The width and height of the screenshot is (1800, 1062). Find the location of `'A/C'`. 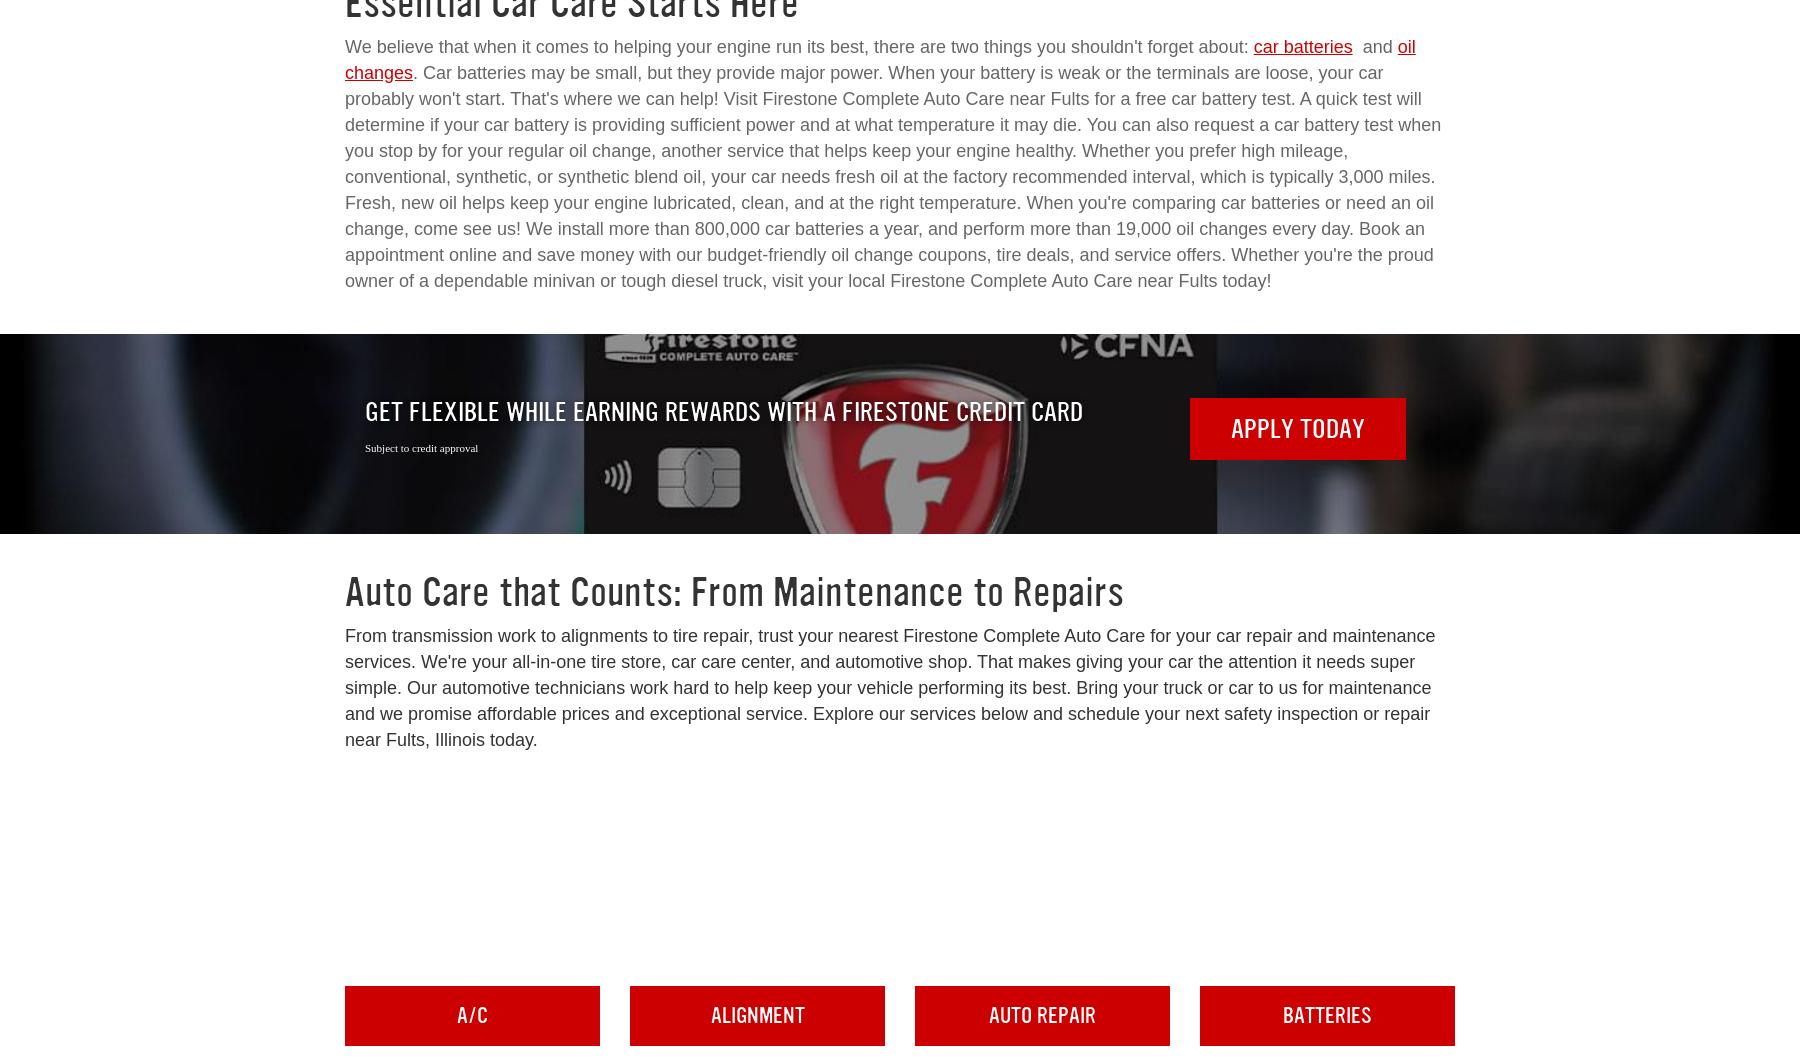

'A/C' is located at coordinates (471, 1015).